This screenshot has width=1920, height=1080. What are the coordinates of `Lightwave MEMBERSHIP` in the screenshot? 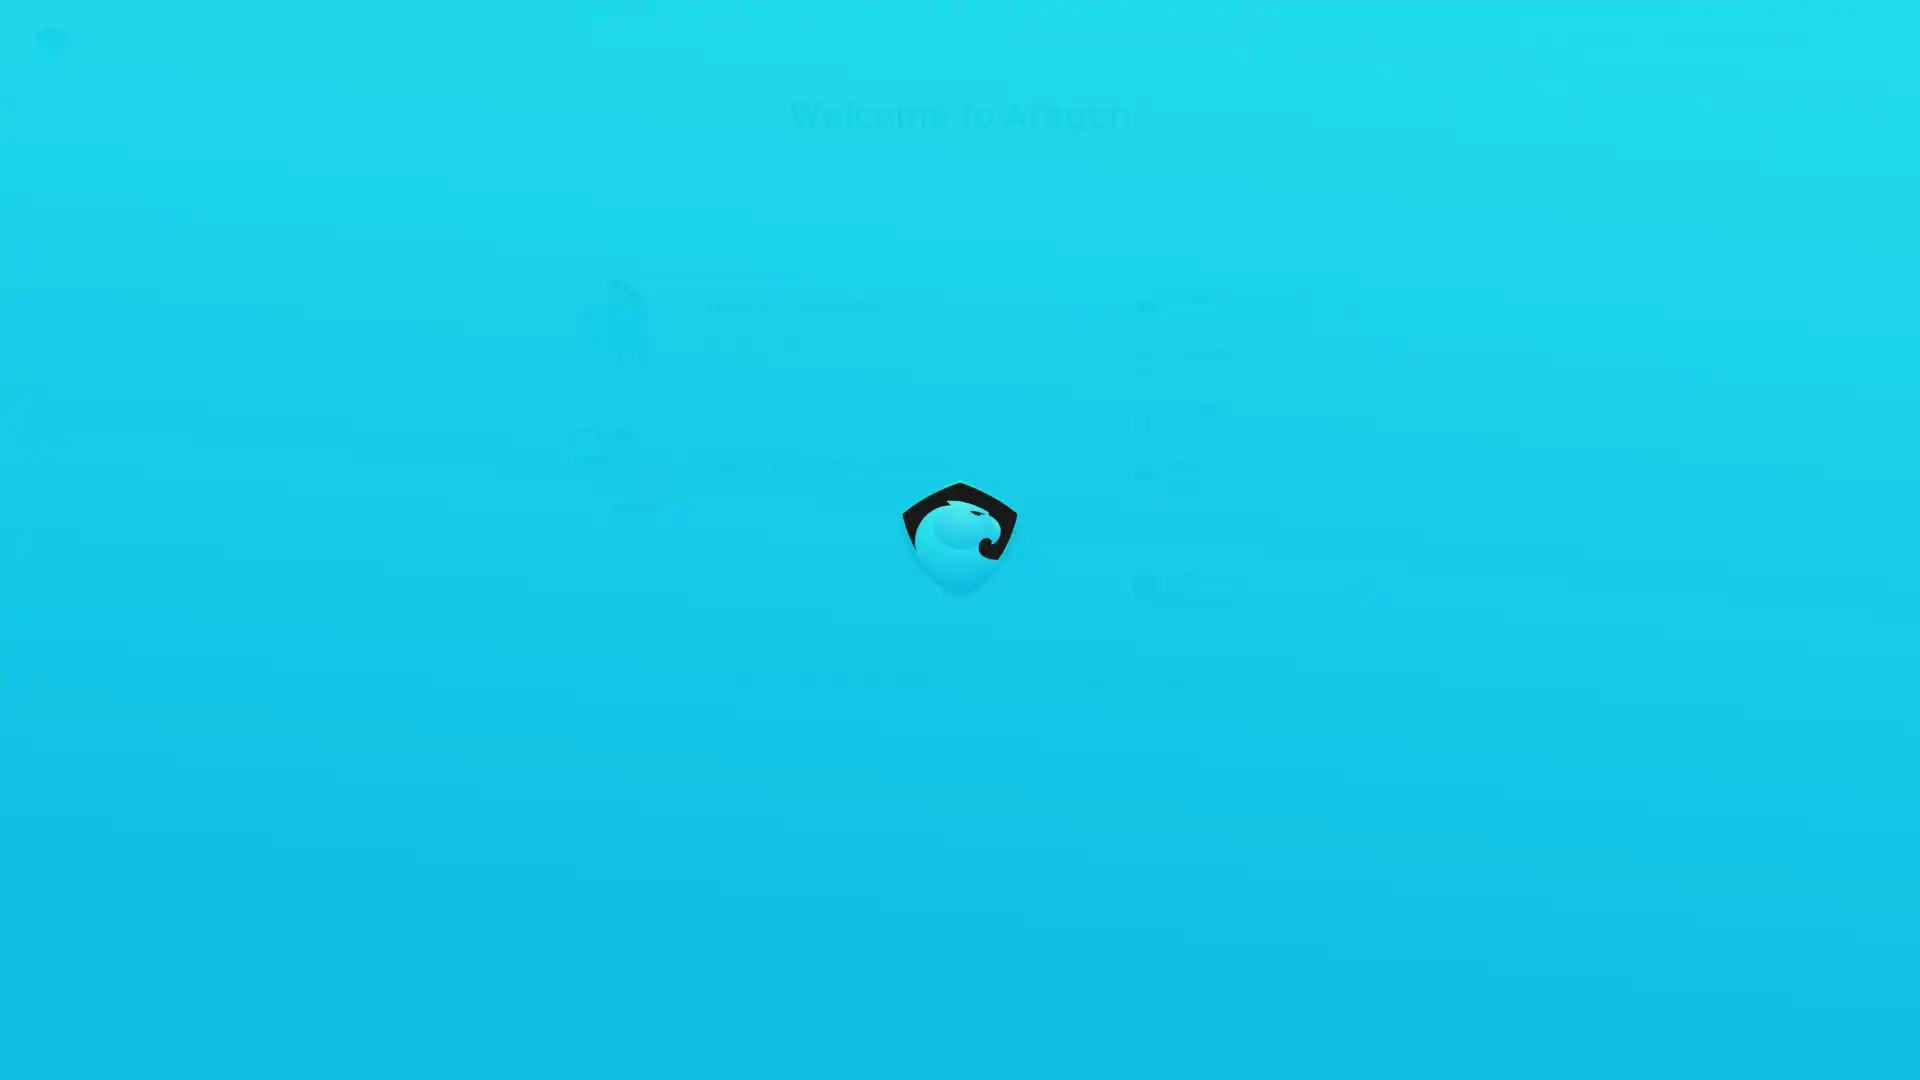 It's located at (1227, 586).